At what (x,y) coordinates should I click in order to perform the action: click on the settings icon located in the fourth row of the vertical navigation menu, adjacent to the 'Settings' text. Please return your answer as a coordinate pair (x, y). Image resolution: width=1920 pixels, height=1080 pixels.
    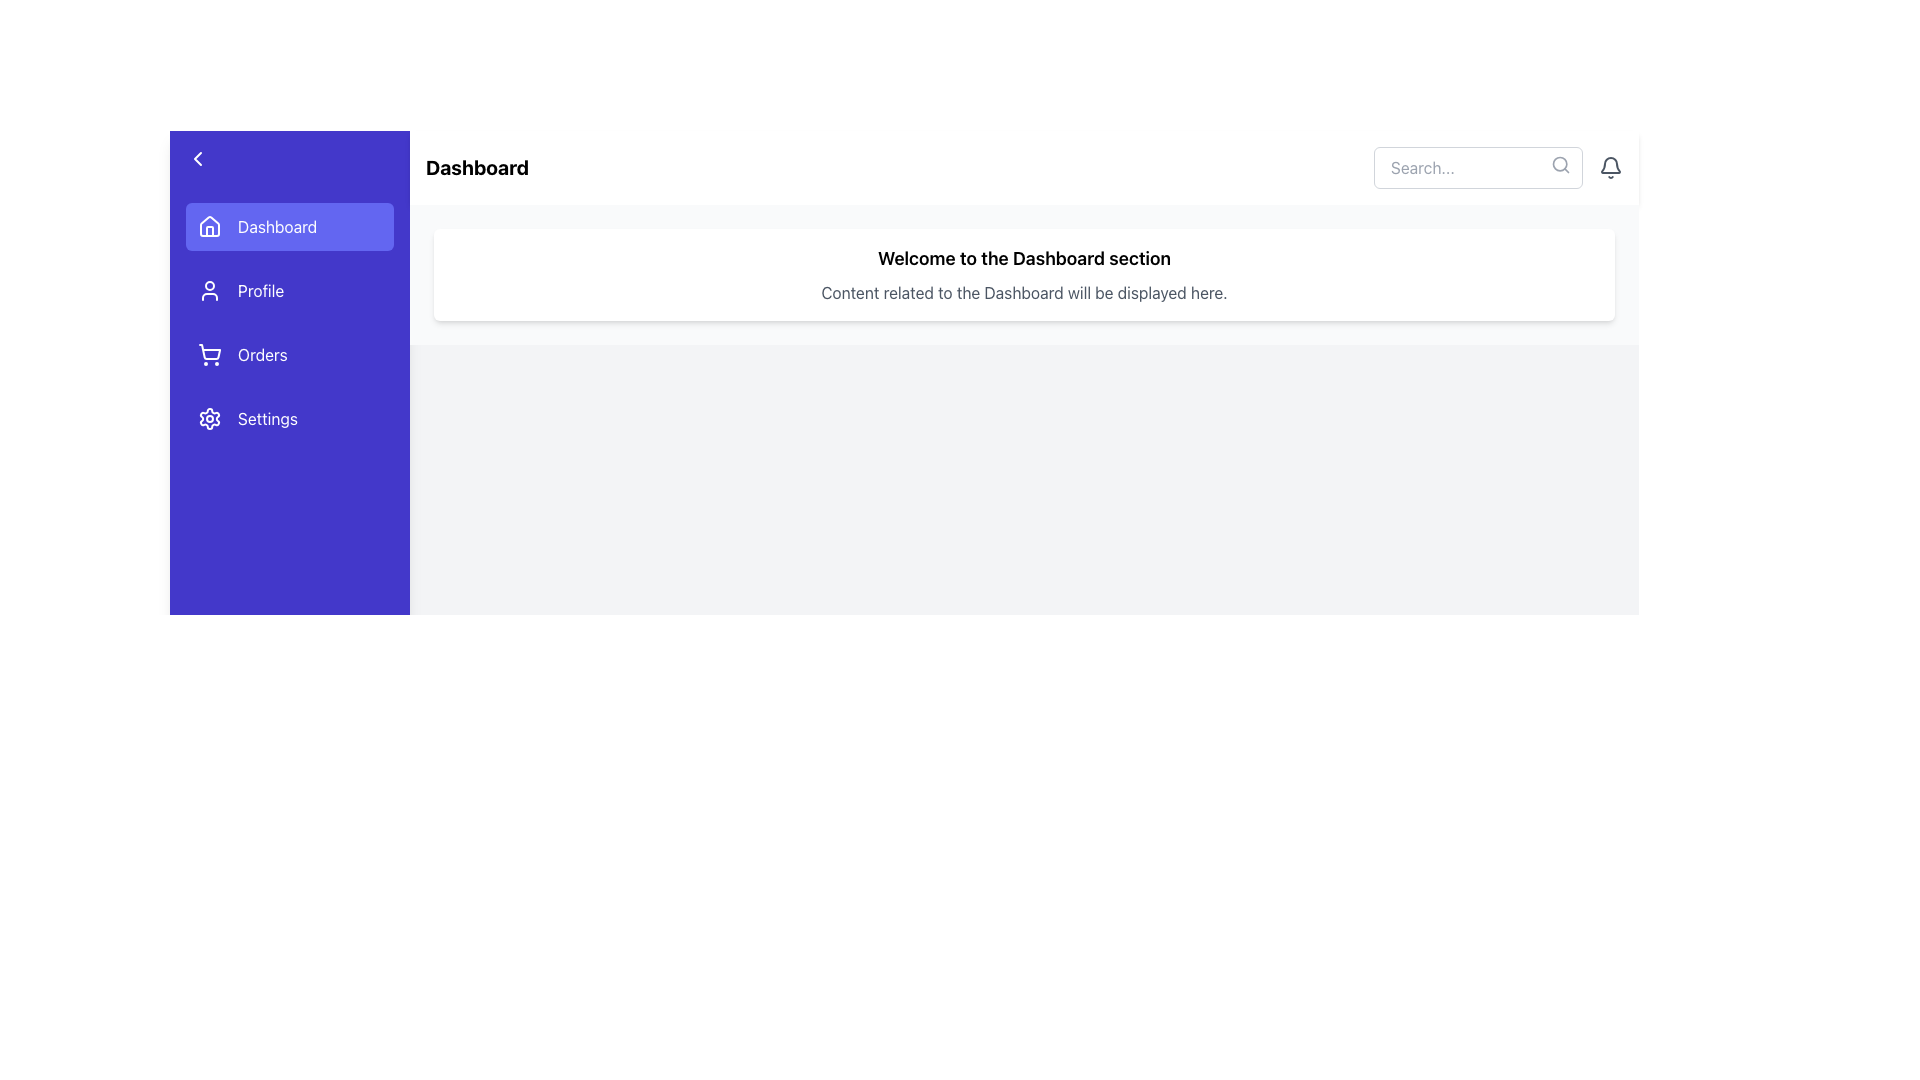
    Looking at the image, I should click on (210, 418).